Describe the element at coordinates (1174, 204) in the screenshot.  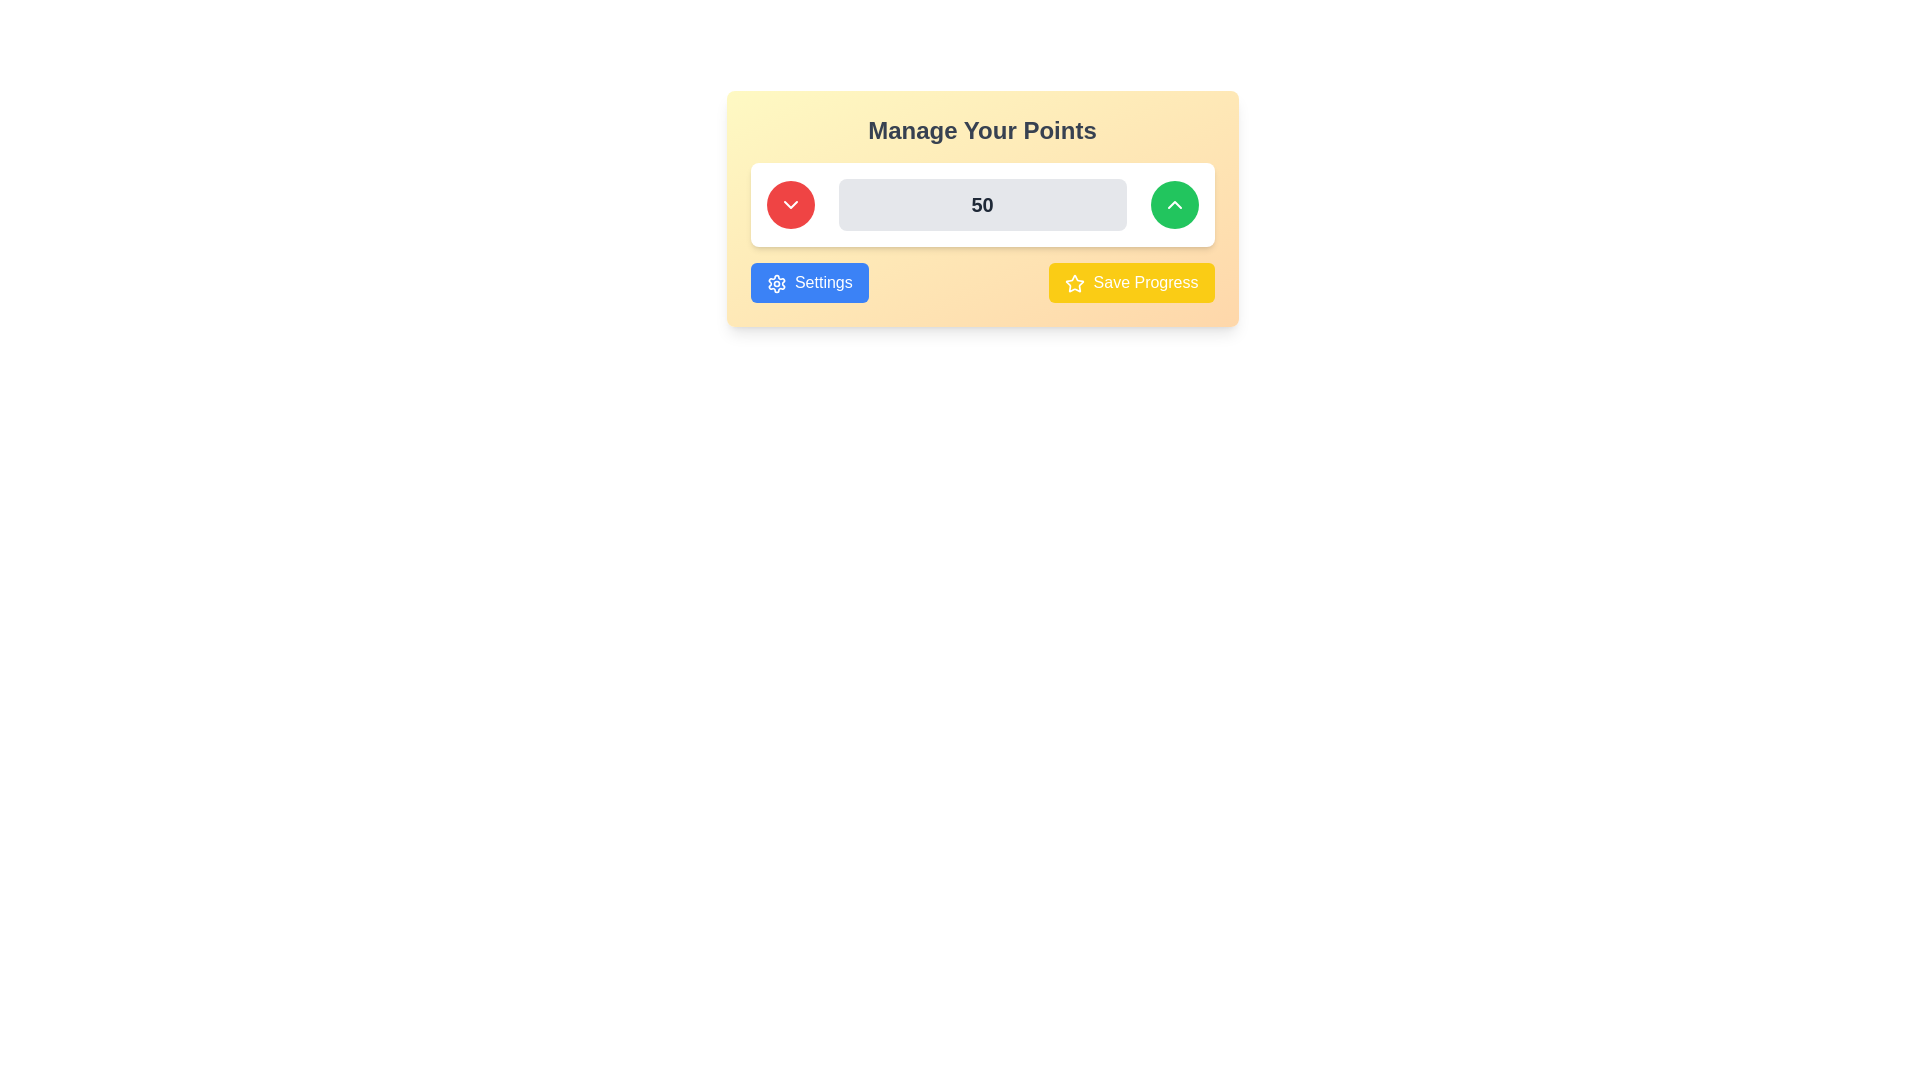
I see `the circular green button with a white upward arrow icon, which serves as the increment button adjacent to a centered input field displaying '50'` at that location.